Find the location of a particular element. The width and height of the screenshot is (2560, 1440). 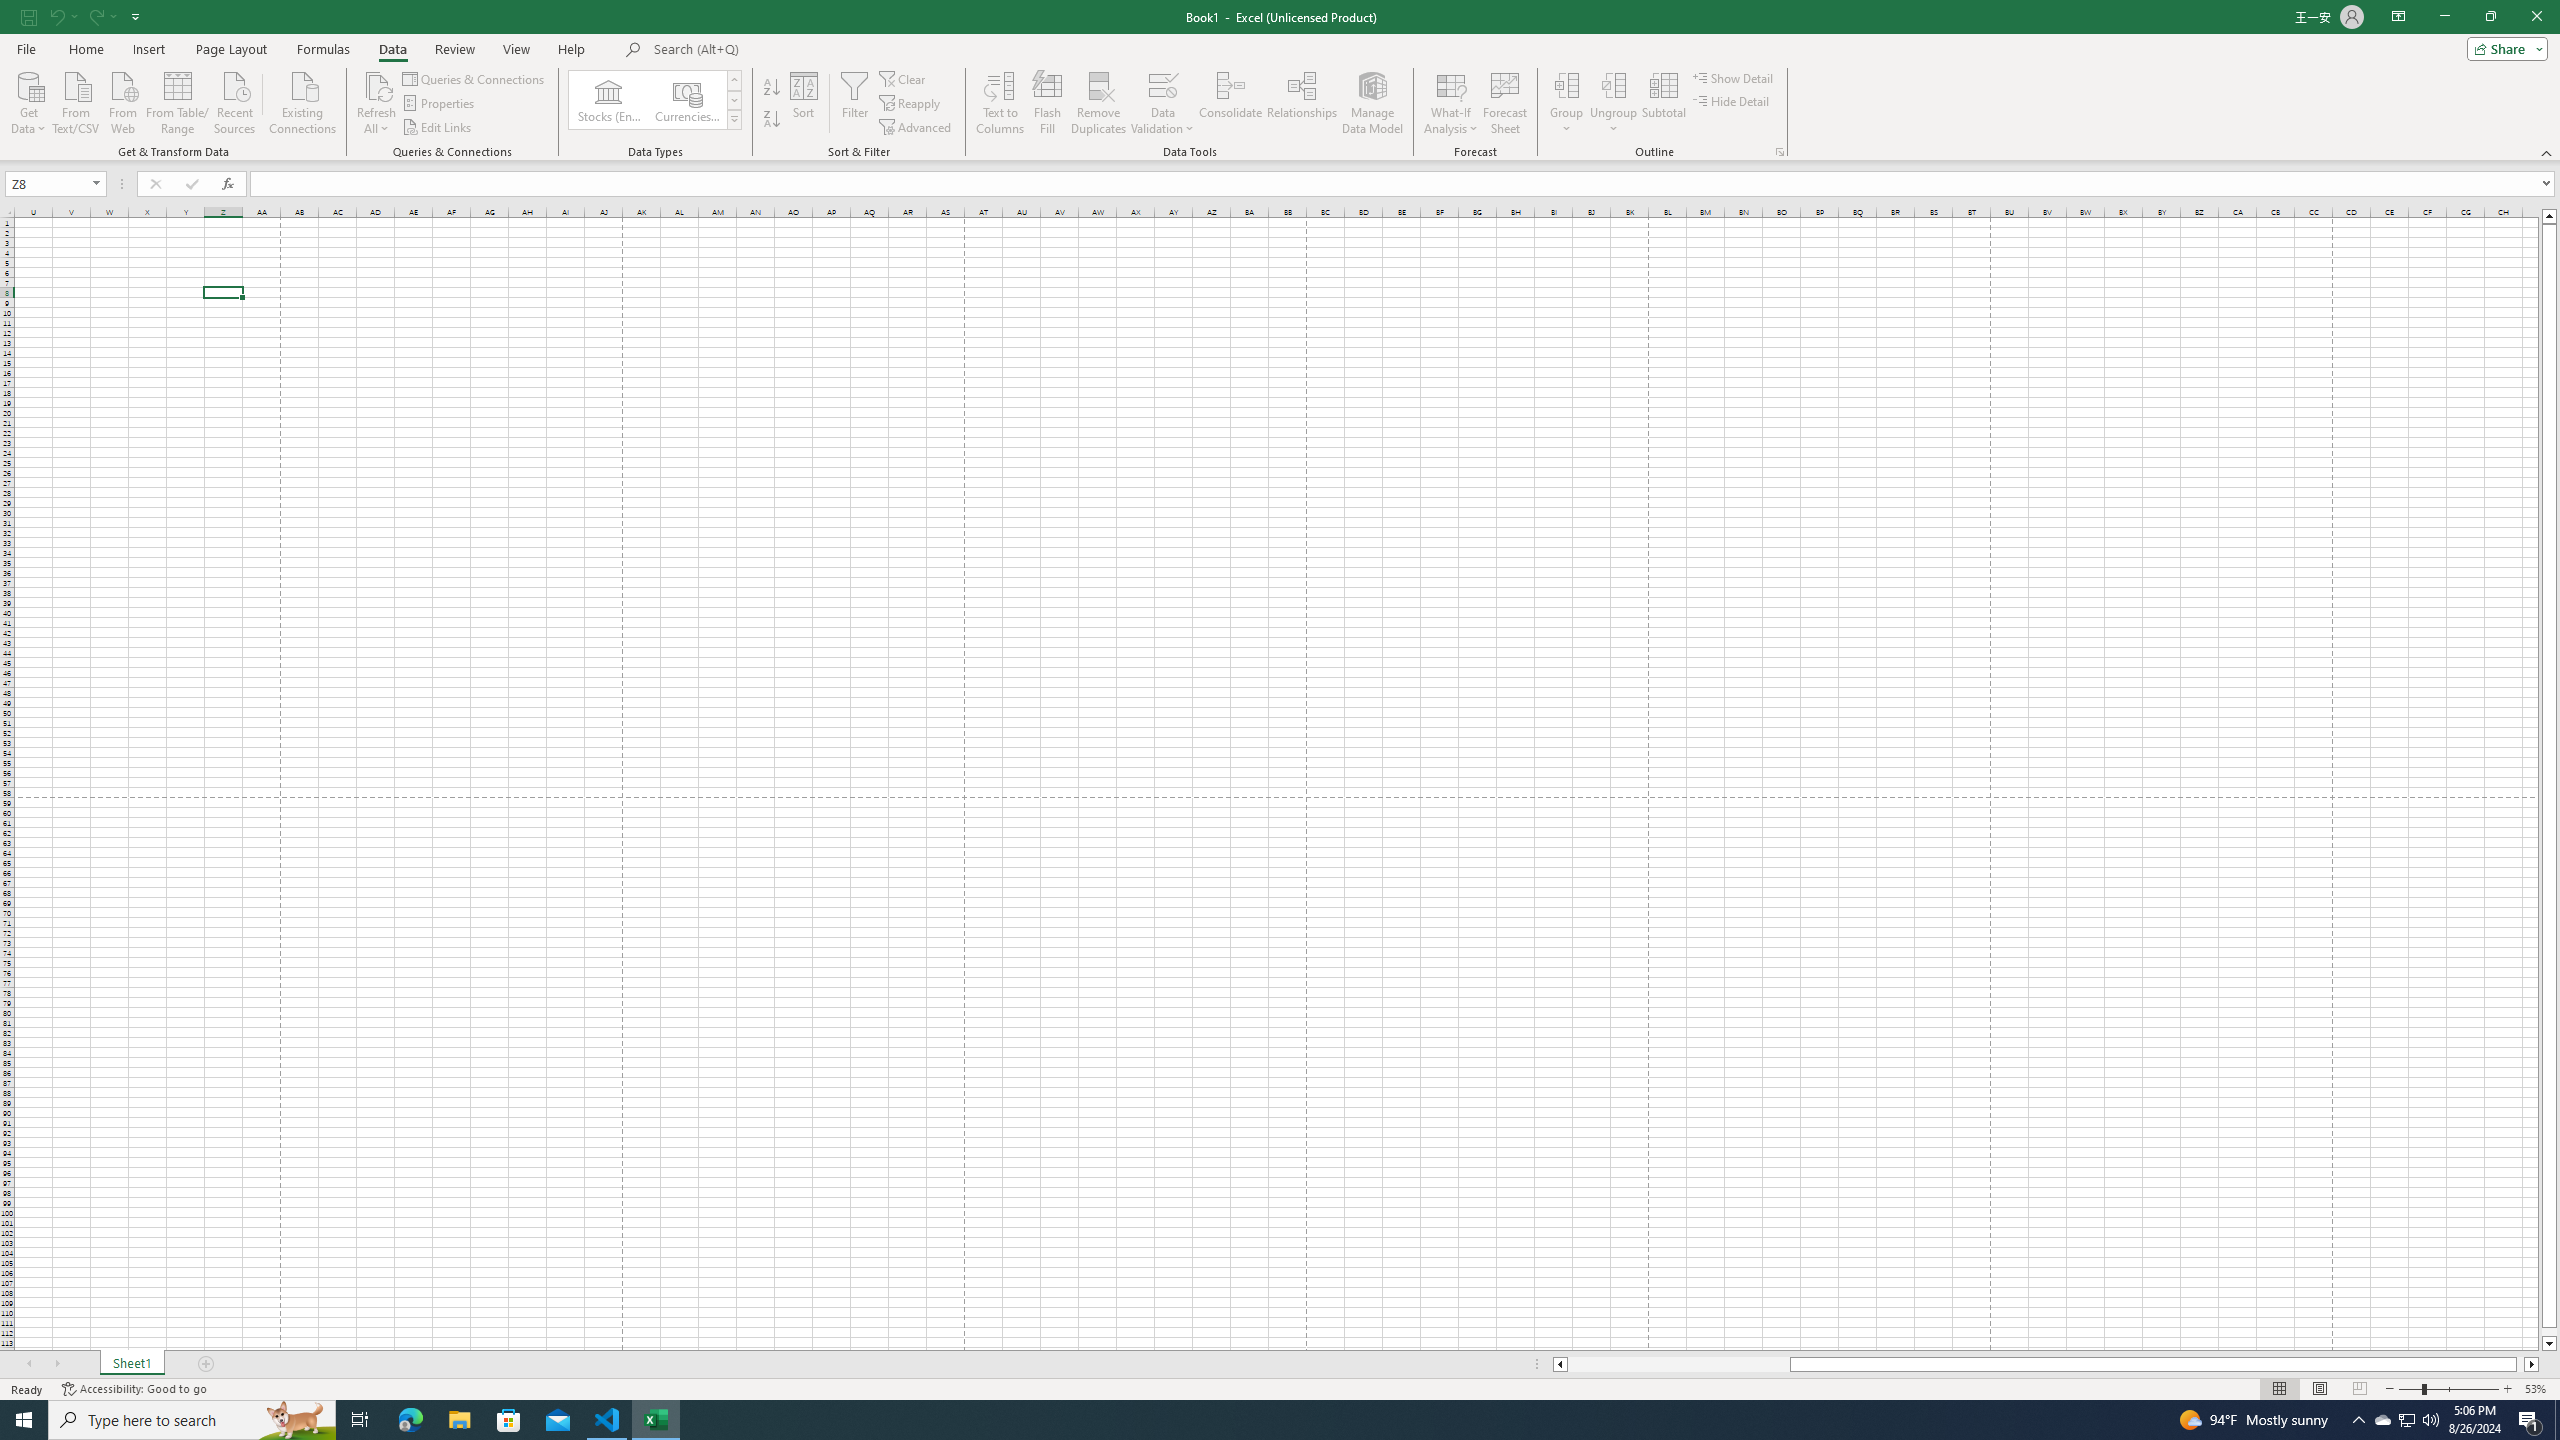

'Existing Connections' is located at coordinates (301, 100).